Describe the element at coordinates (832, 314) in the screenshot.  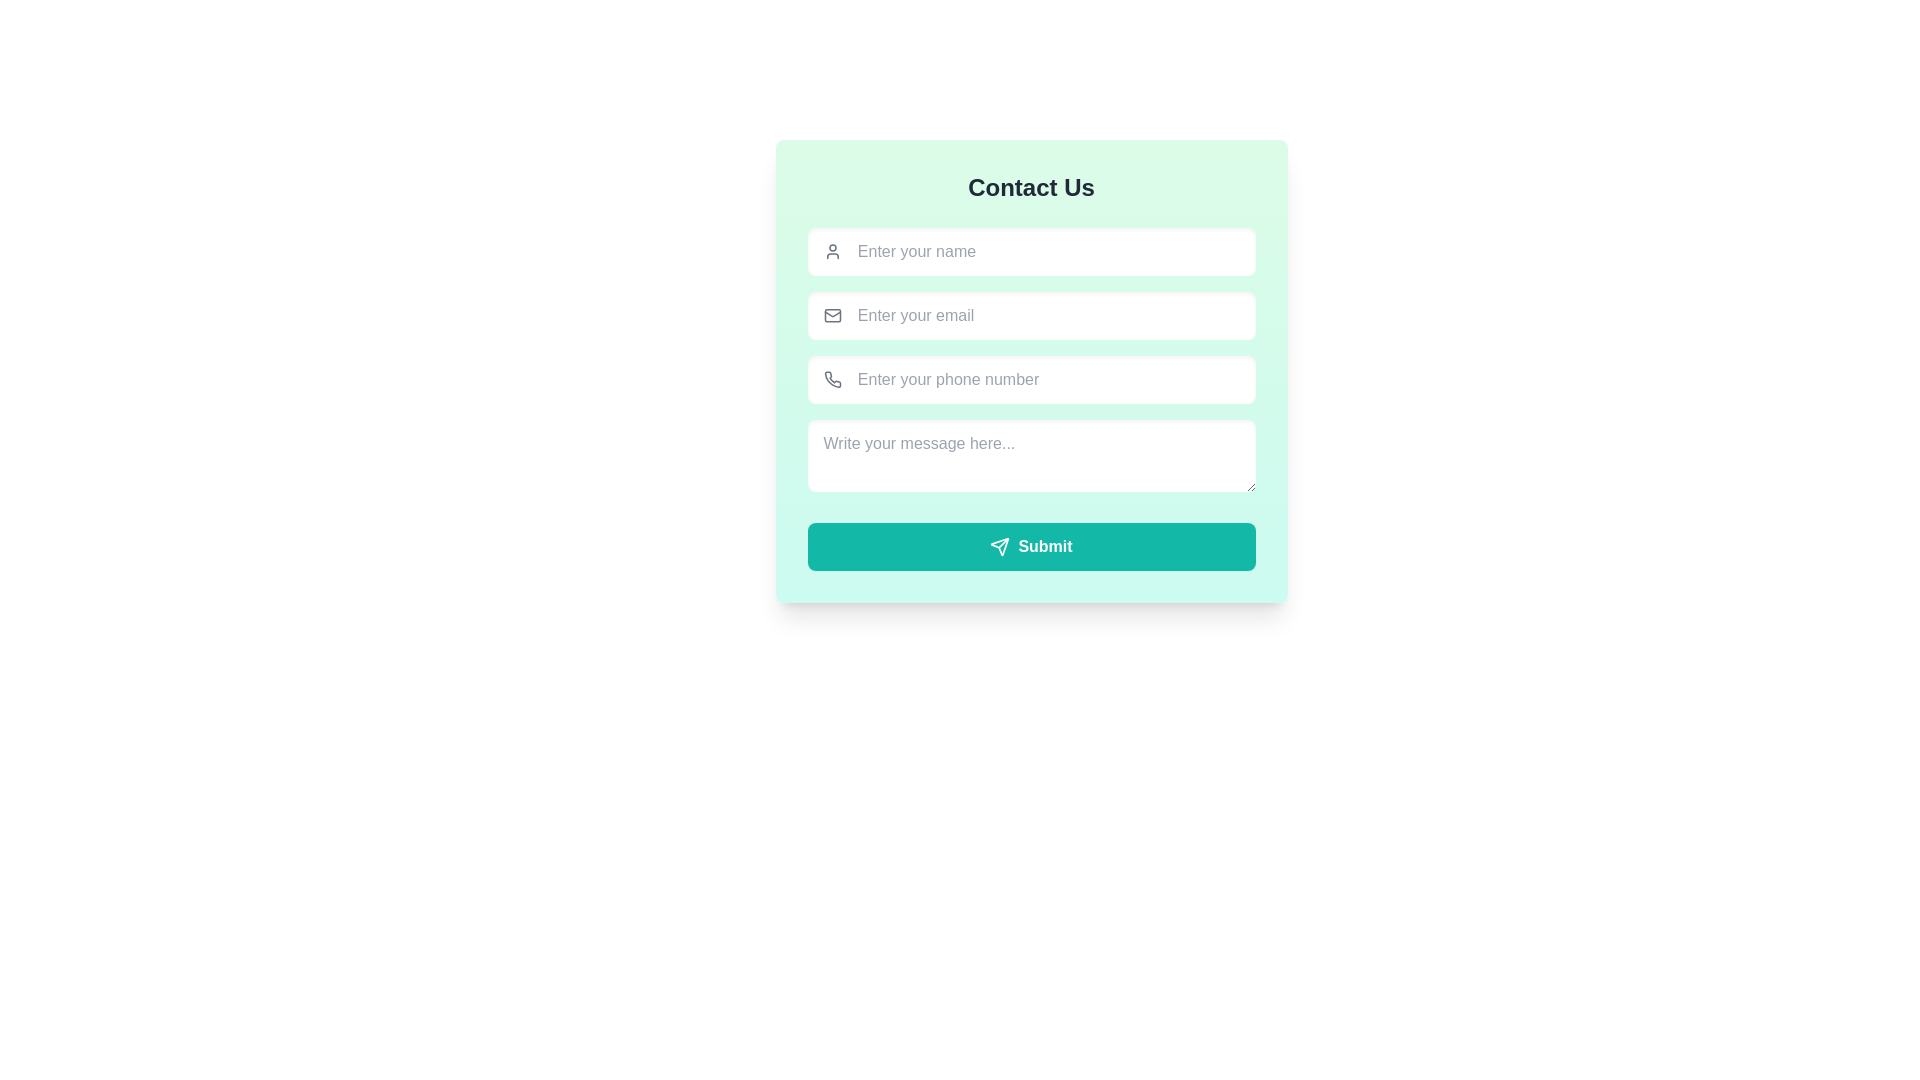
I see `the Decorative SVG icon located inside the email input field, which visually signifies the purpose of the input box` at that location.